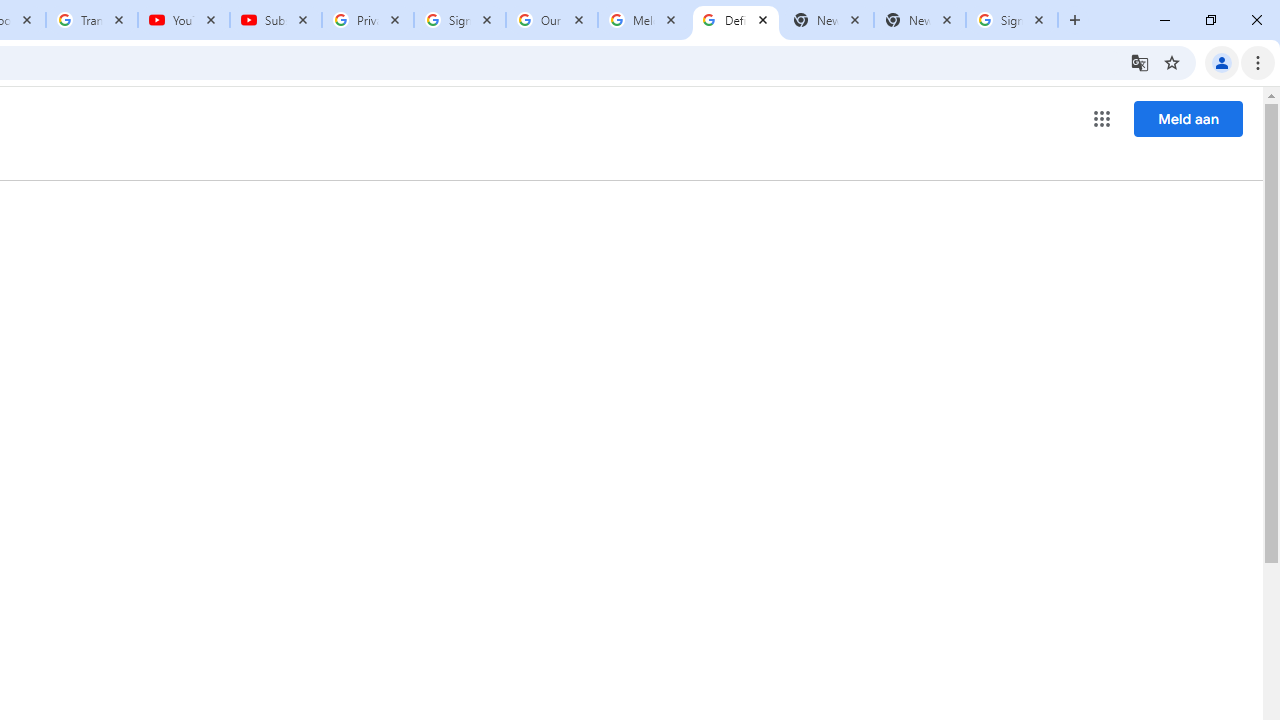 This screenshot has width=1280, height=720. What do you see at coordinates (1139, 61) in the screenshot?
I see `'Translate this page'` at bounding box center [1139, 61].